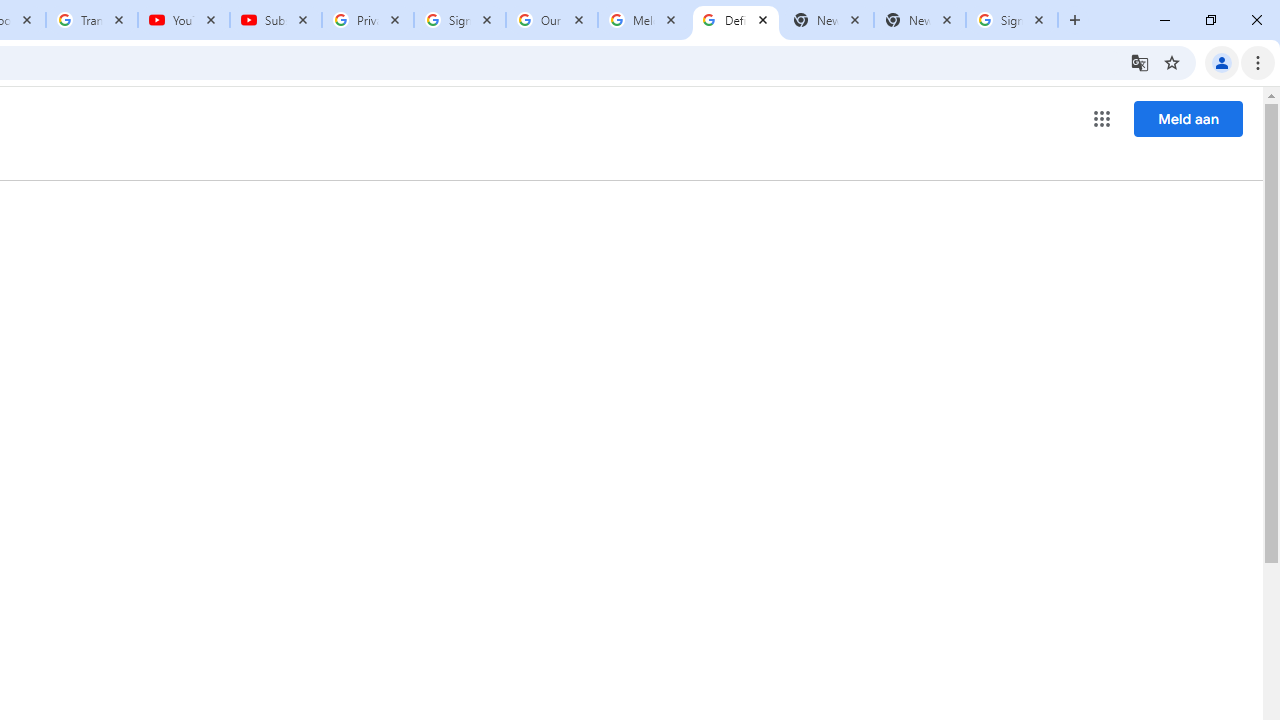 This screenshot has width=1280, height=720. What do you see at coordinates (1139, 61) in the screenshot?
I see `'Translate this page'` at bounding box center [1139, 61].